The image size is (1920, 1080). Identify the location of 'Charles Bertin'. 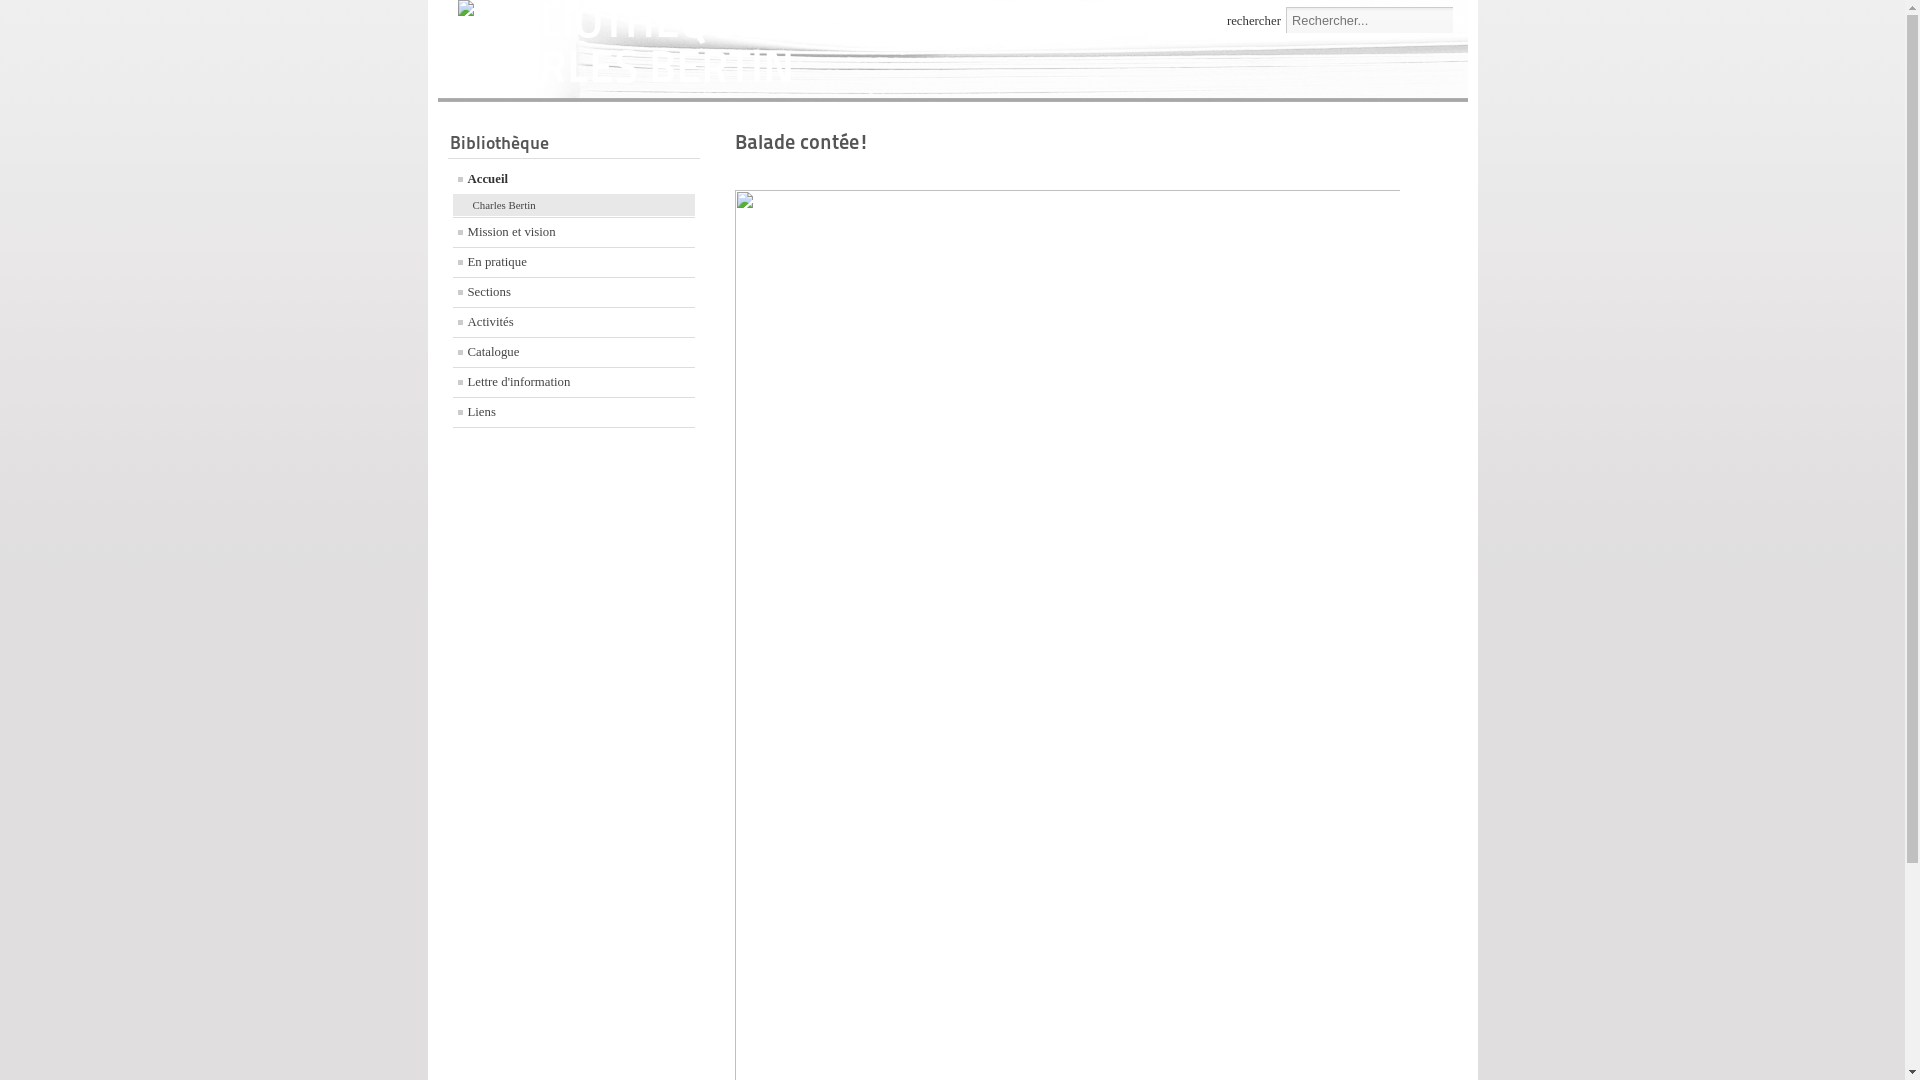
(572, 205).